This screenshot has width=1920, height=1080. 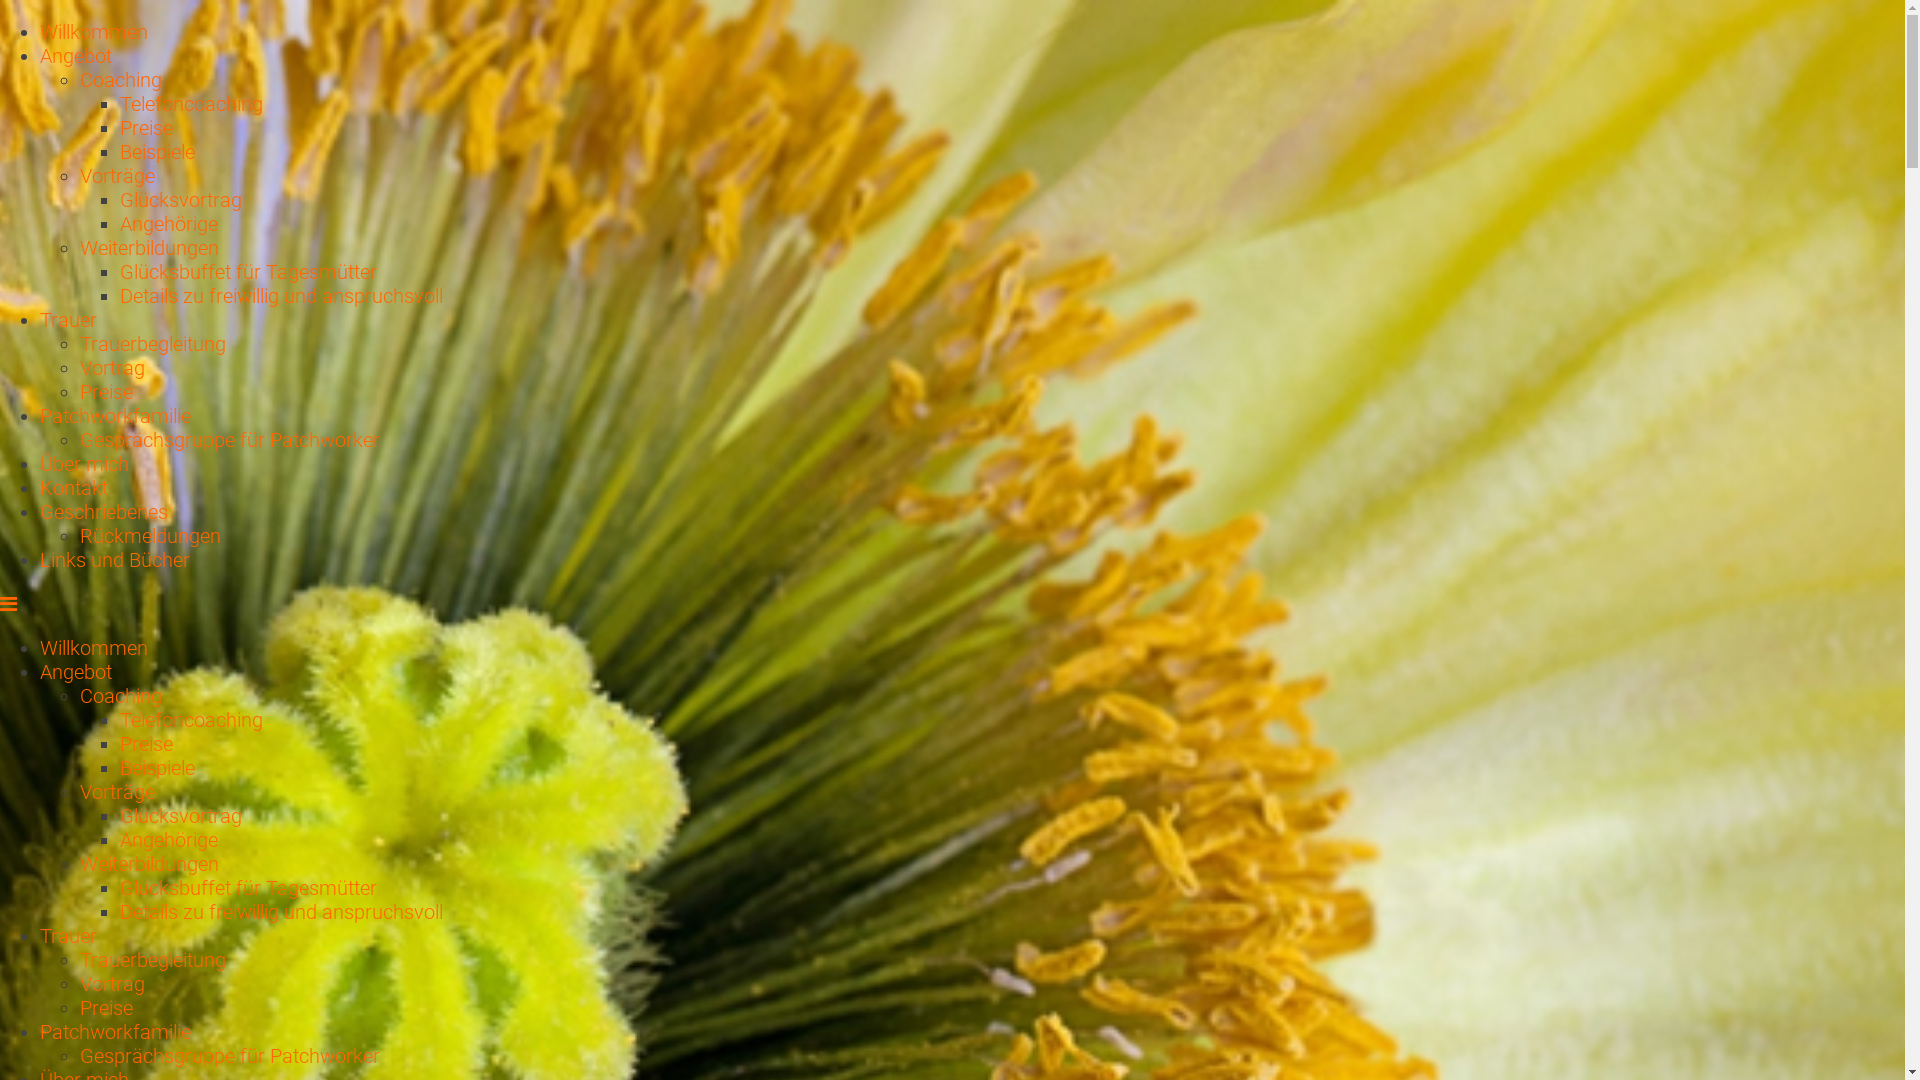 I want to click on 'Weiterbildungen', so click(x=148, y=246).